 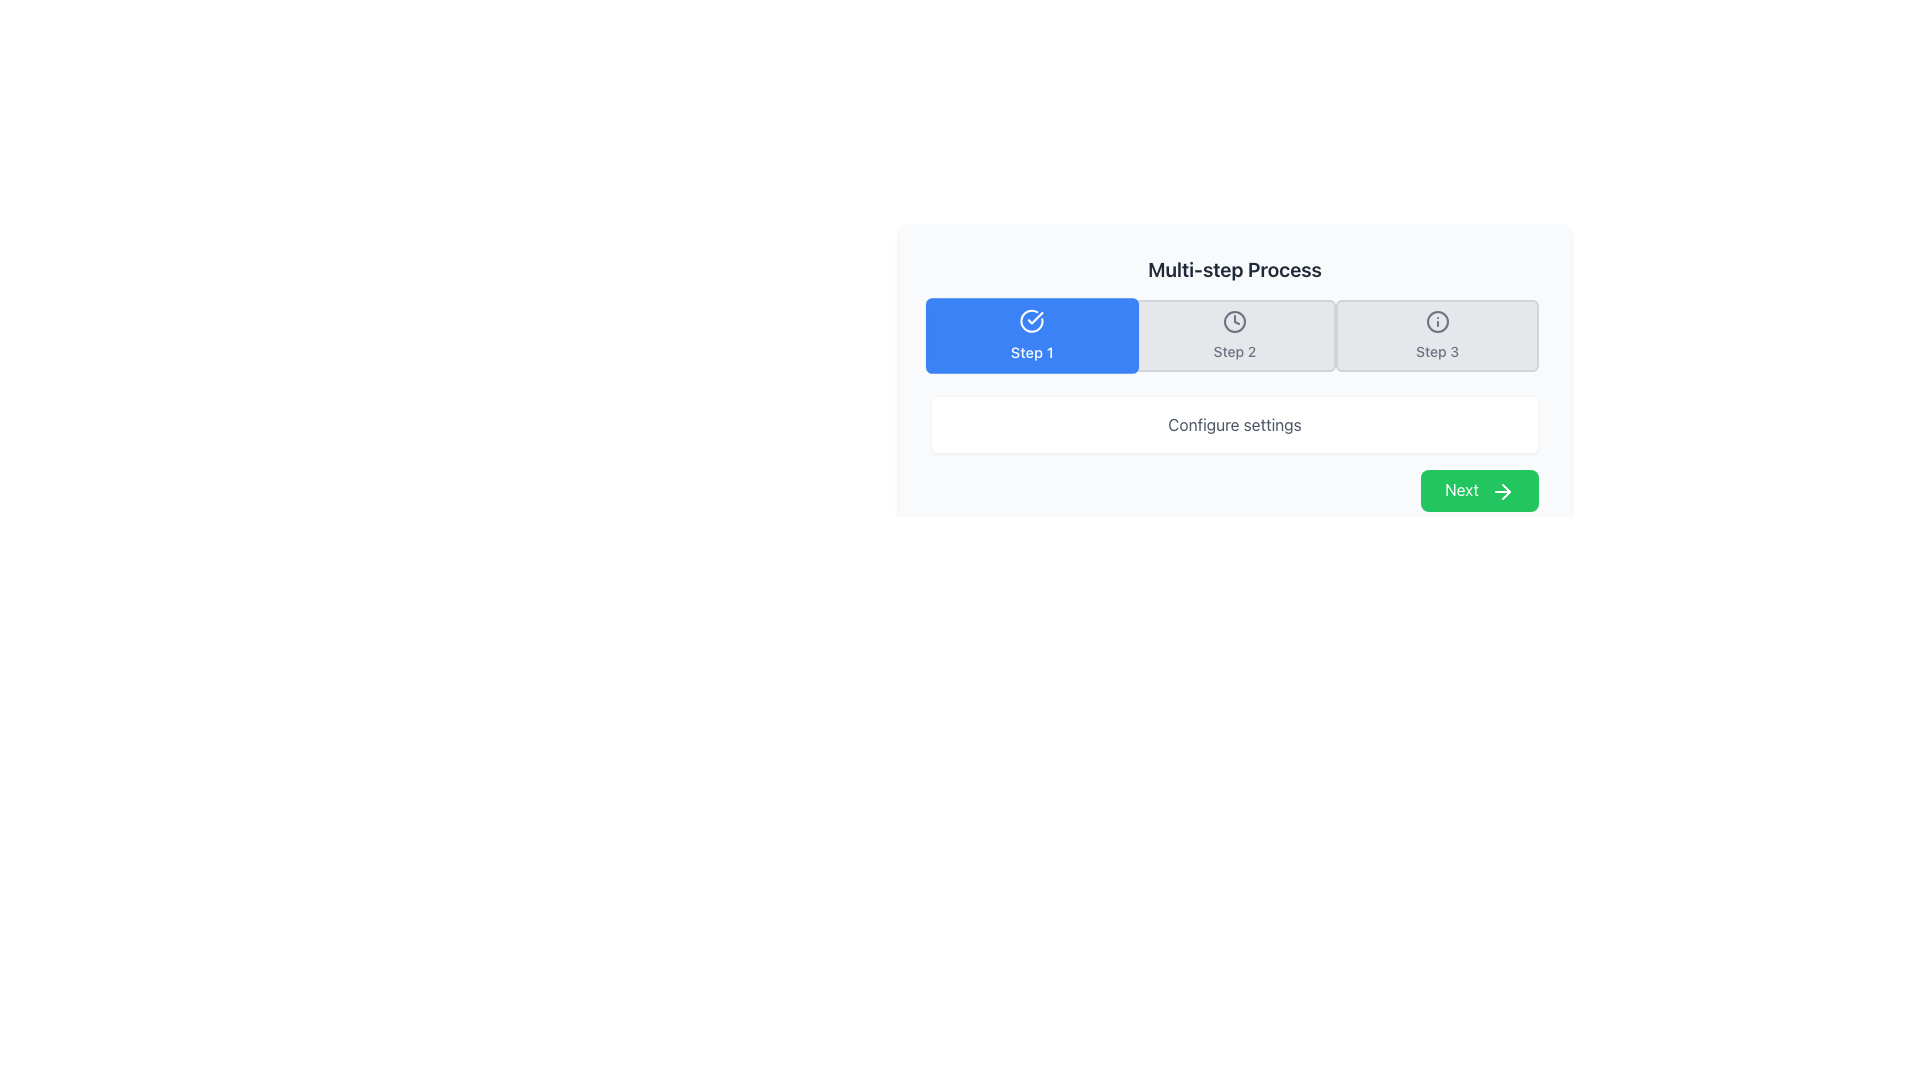 What do you see at coordinates (1233, 334) in the screenshot?
I see `the second step indicator in the multi-step navigation component, which visually represents the current step in the sequence of the multi-step process` at bounding box center [1233, 334].